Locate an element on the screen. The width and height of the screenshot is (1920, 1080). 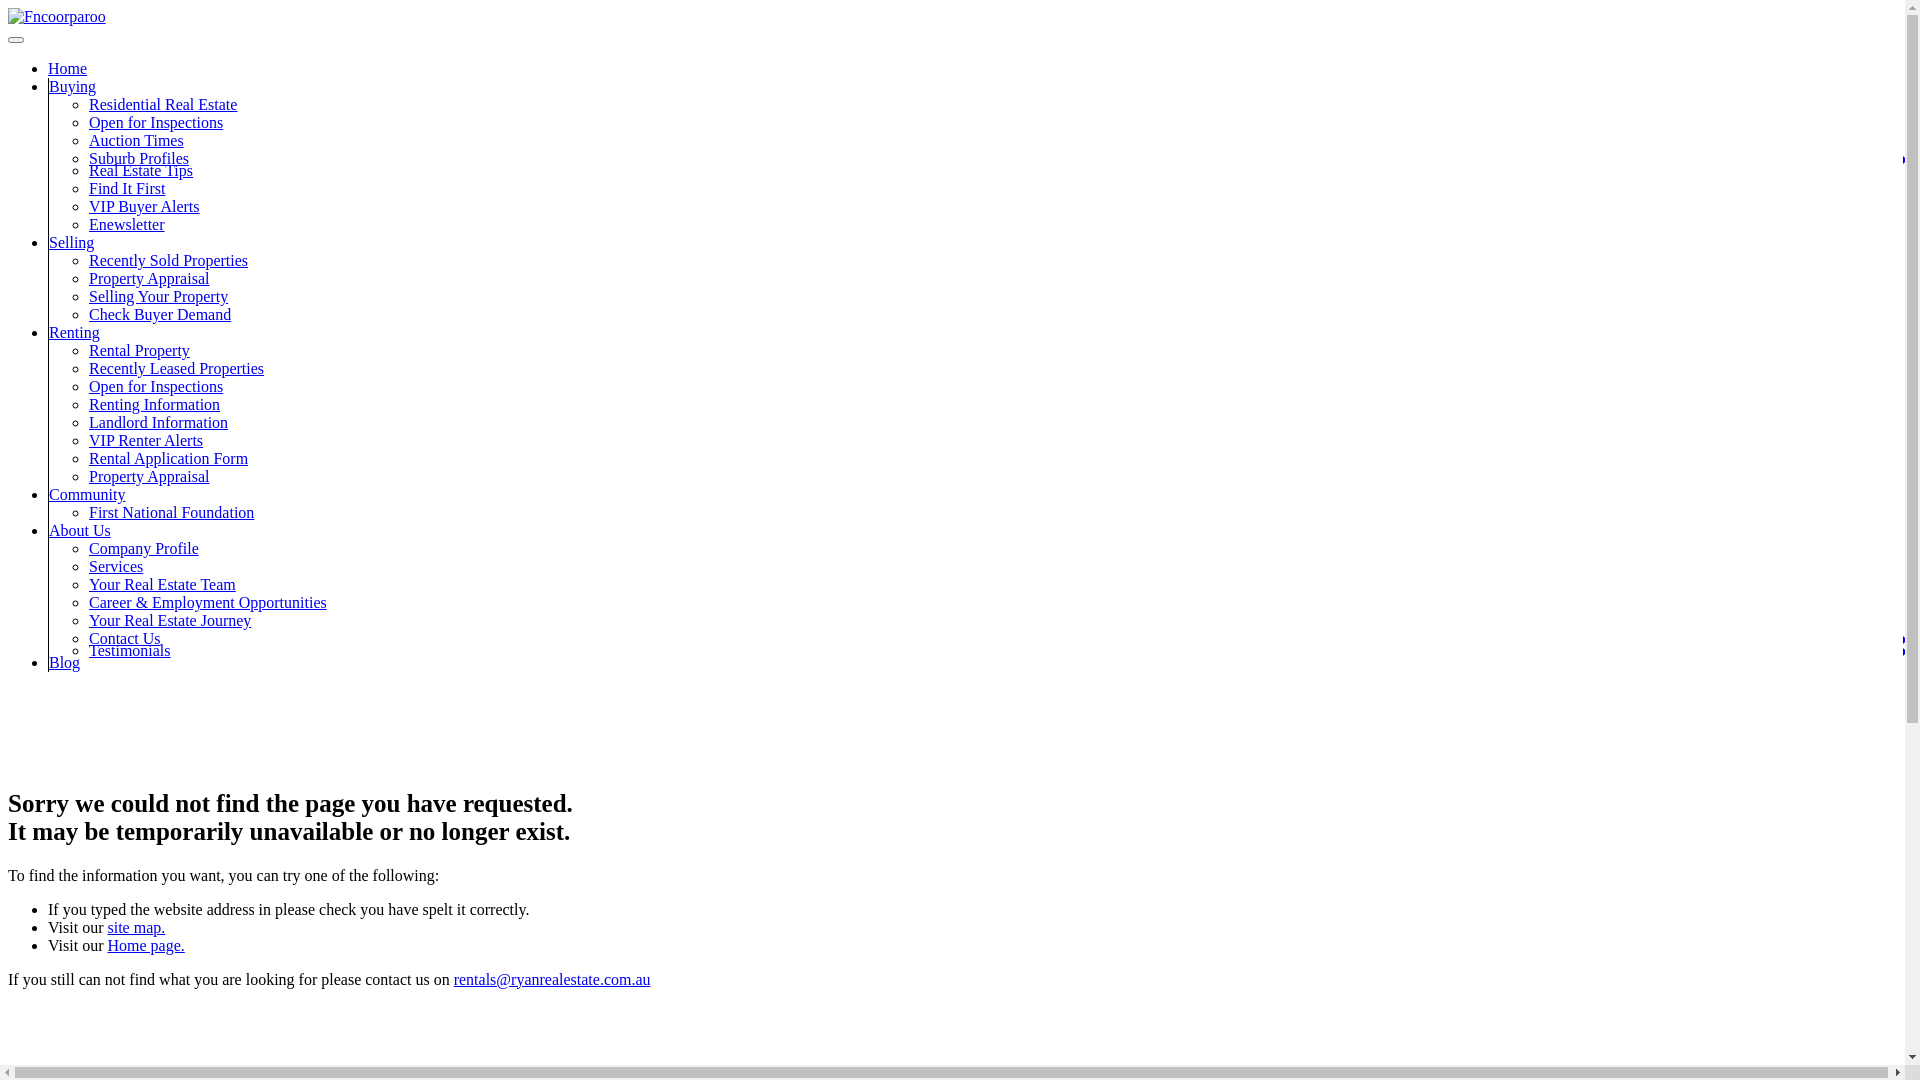
'Company Profile' is located at coordinates (143, 548).